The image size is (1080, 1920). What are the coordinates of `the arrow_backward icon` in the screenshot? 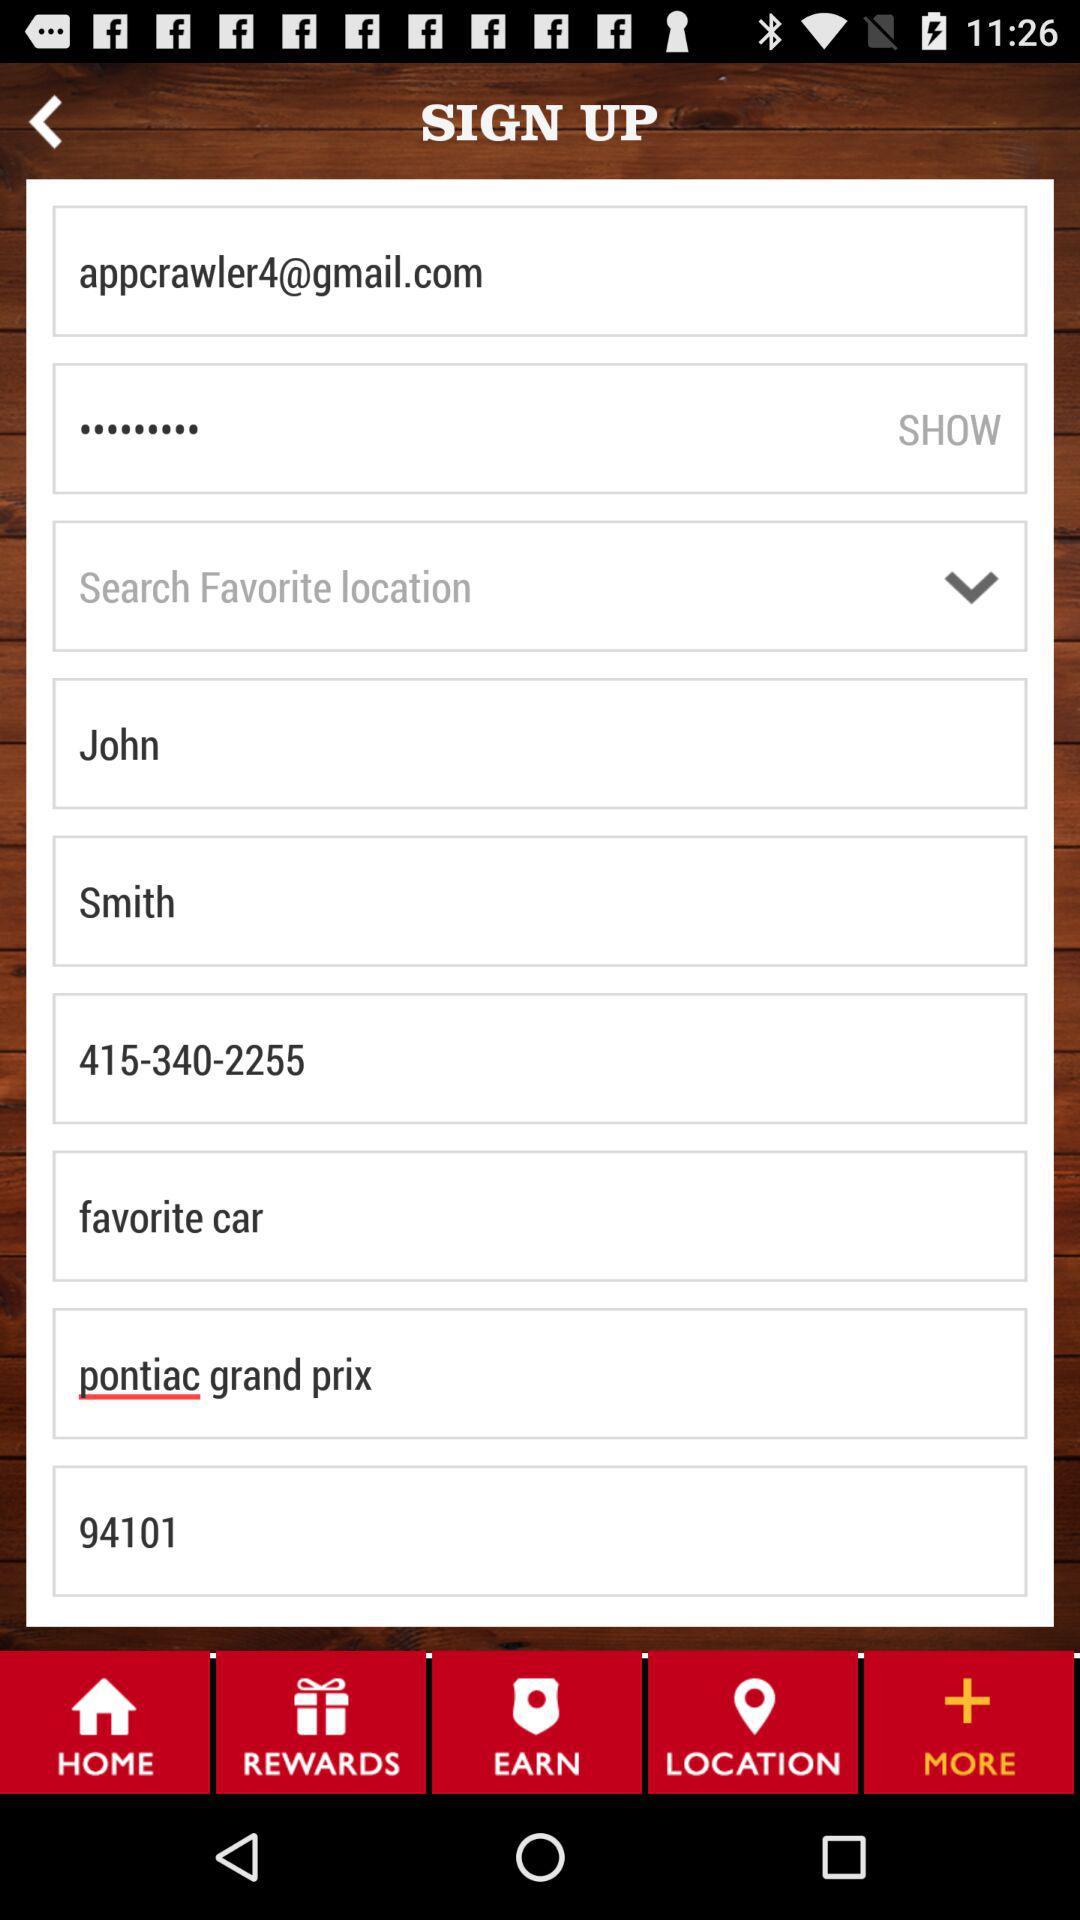 It's located at (44, 128).